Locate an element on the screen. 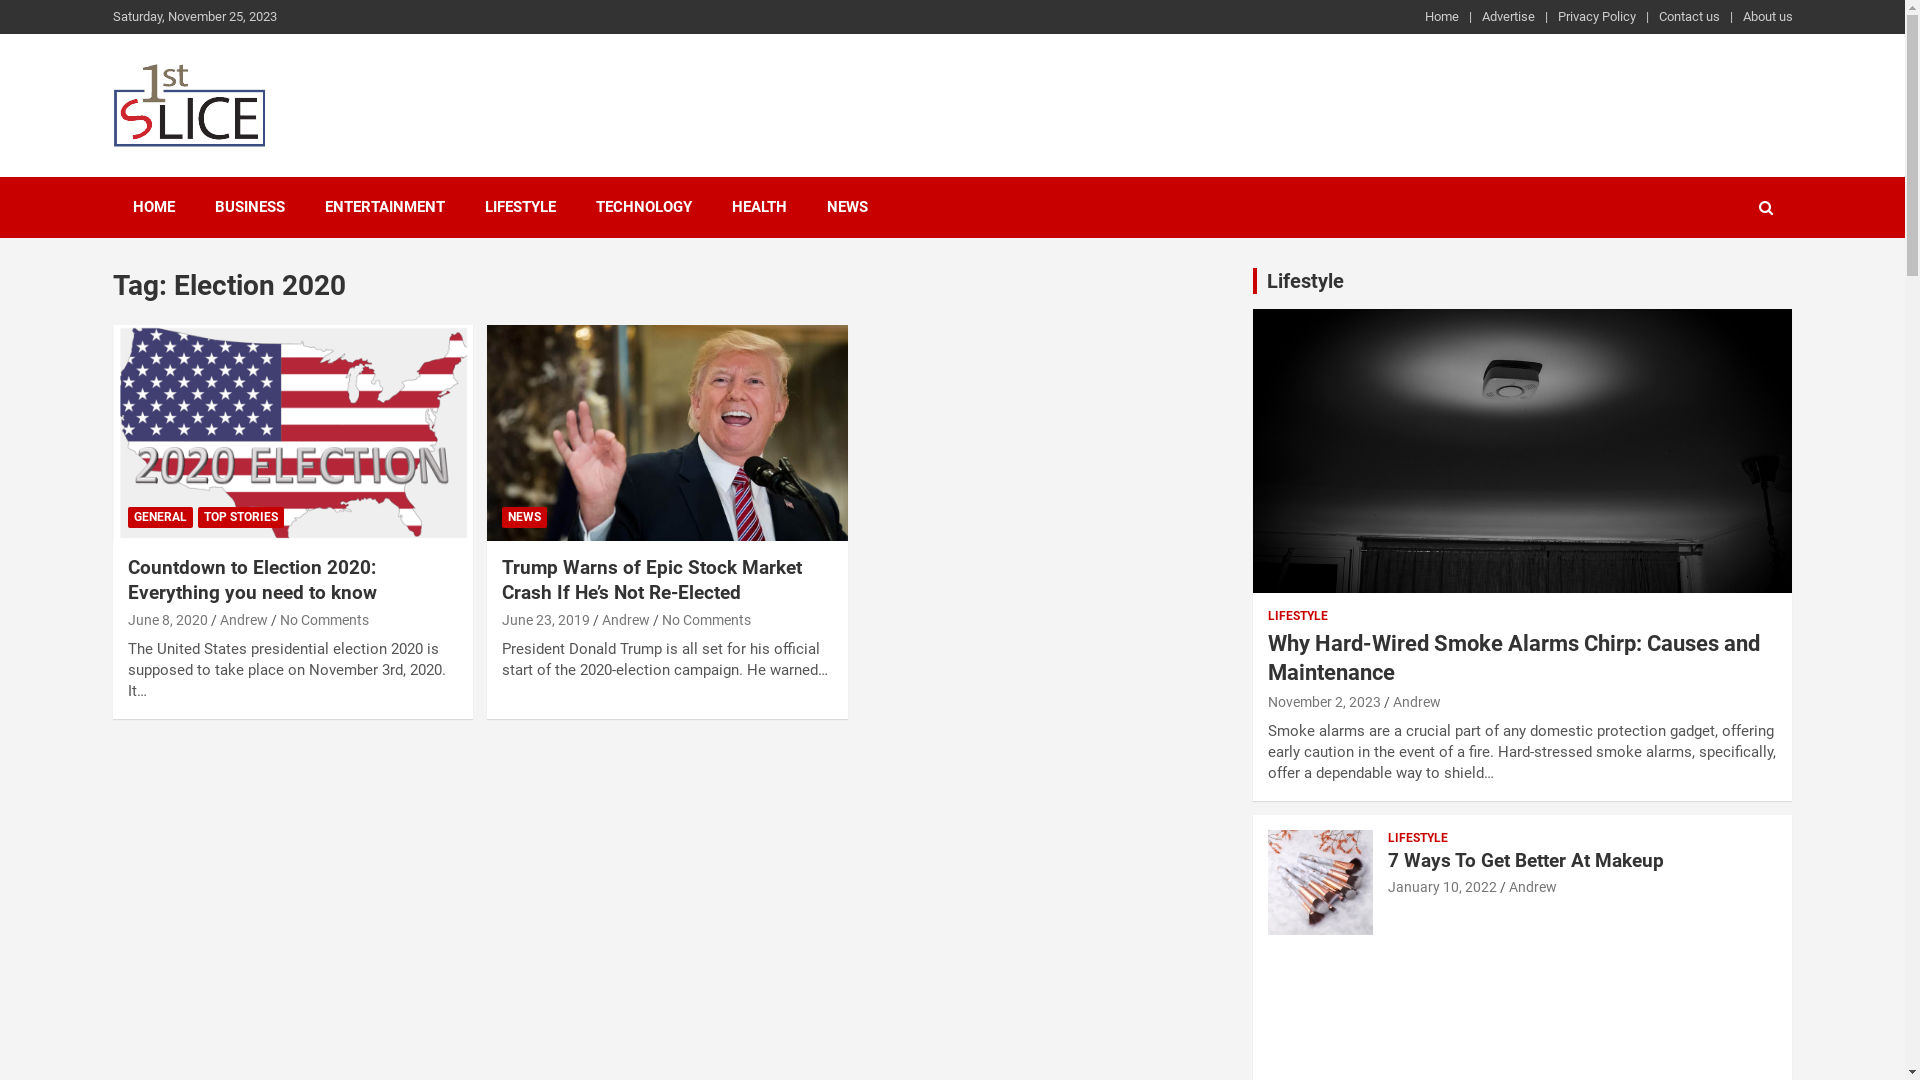 This screenshot has height=1080, width=1920. 'ENTERTAINMENT' is located at coordinates (384, 207).